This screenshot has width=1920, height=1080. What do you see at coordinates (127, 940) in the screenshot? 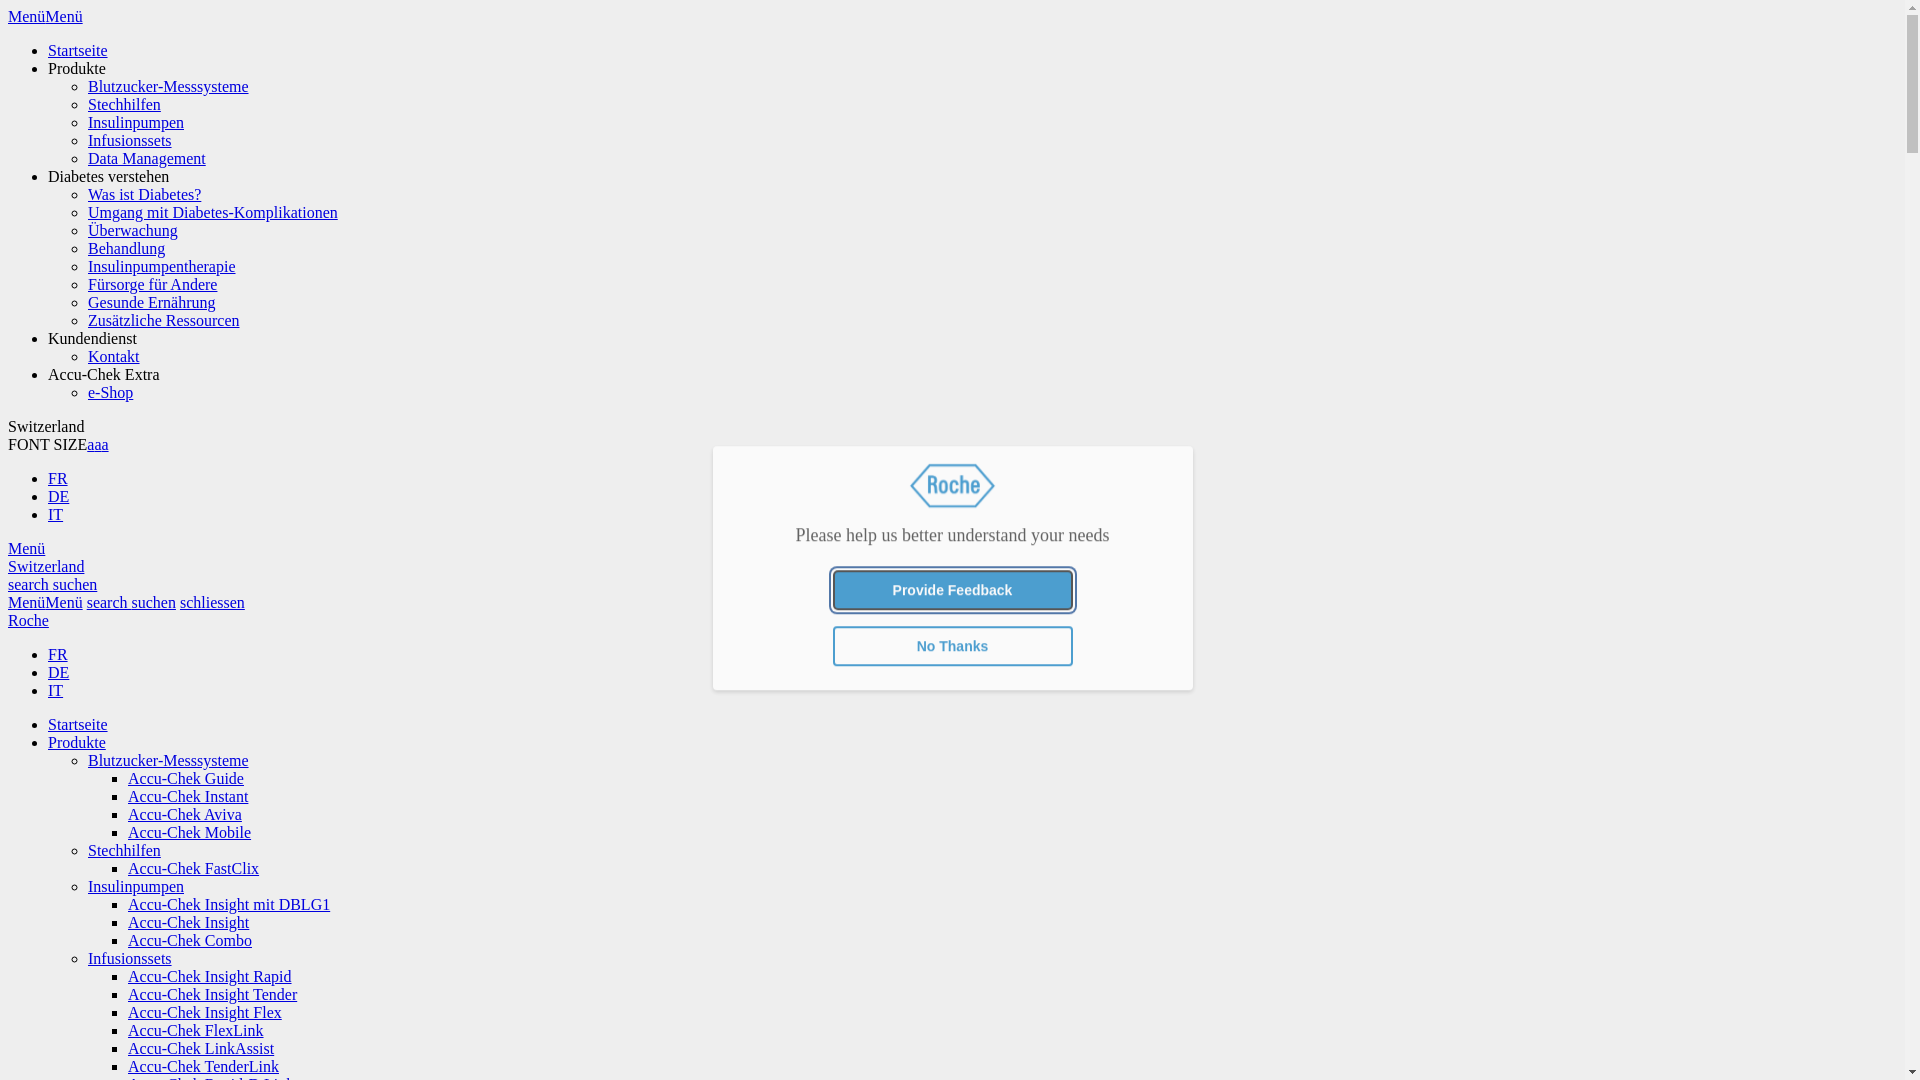
I see `'Accu-Chek Combo'` at bounding box center [127, 940].